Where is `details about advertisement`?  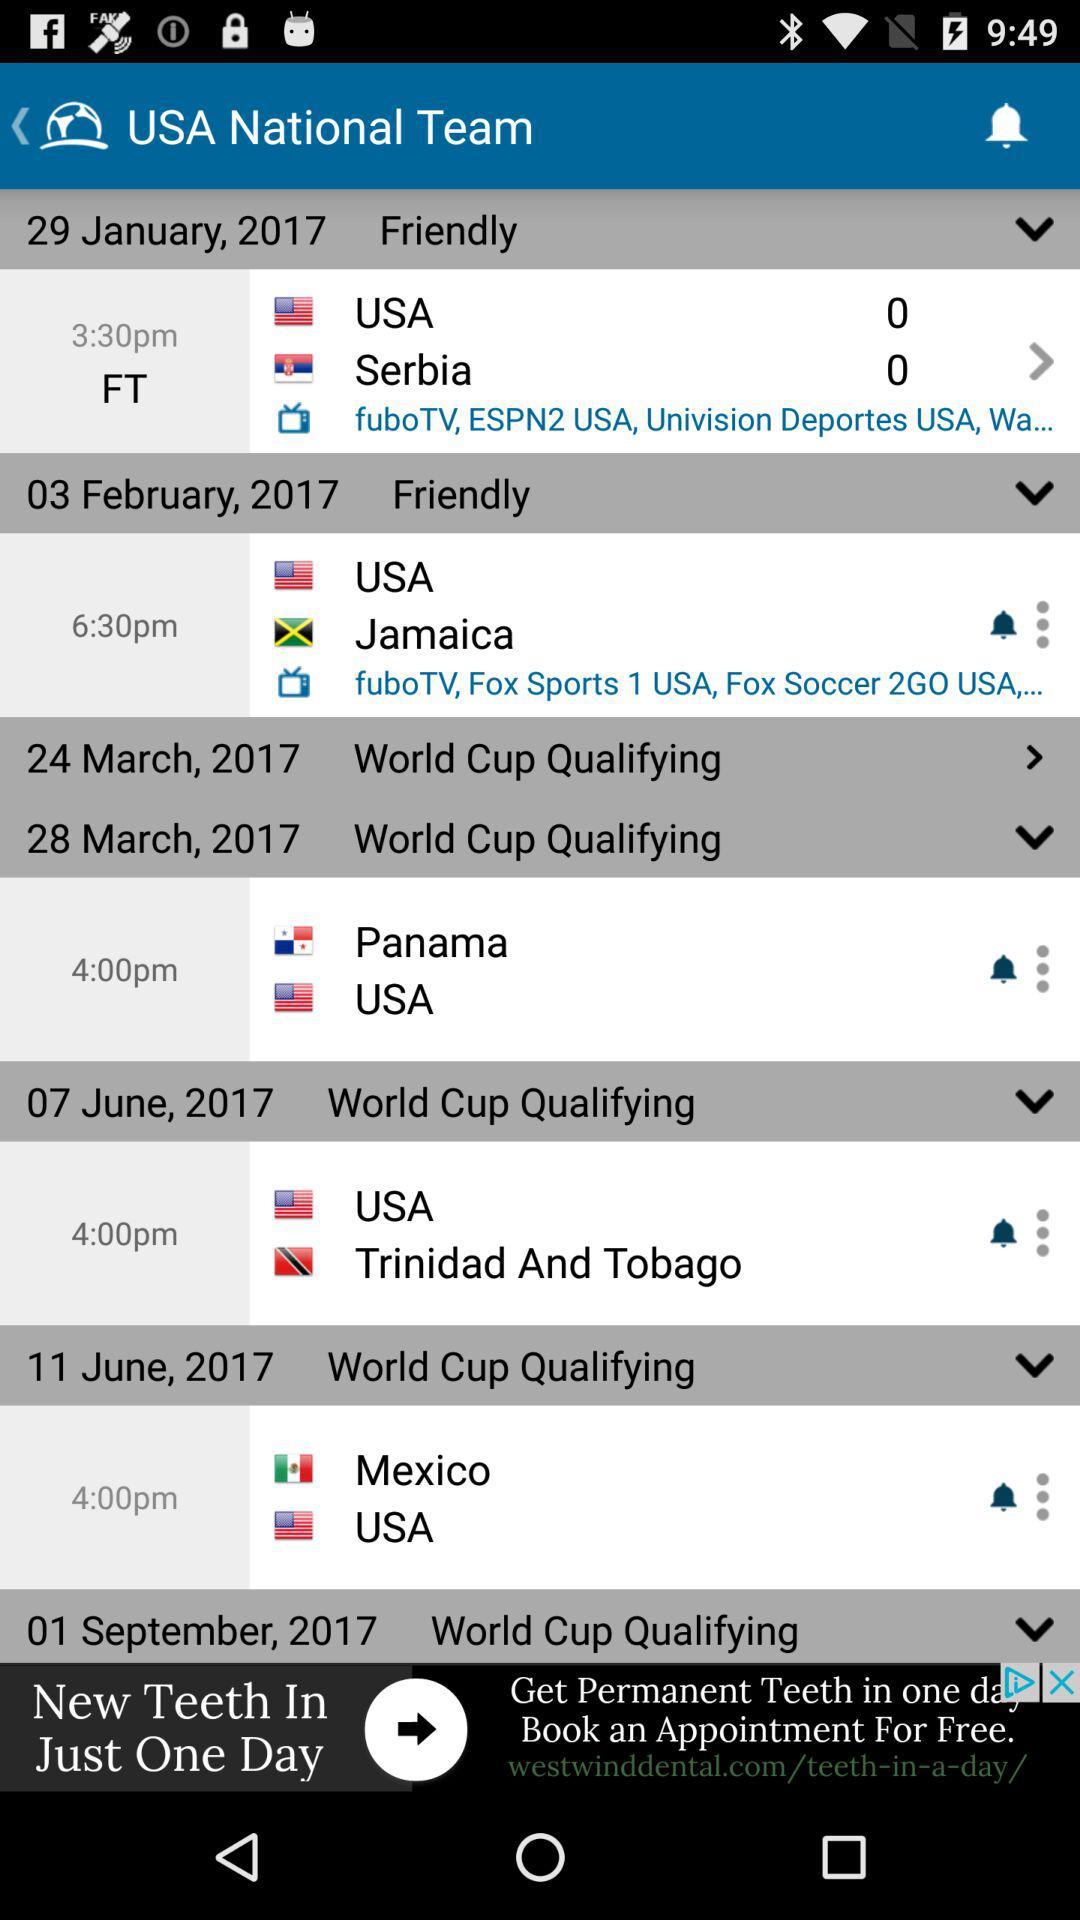
details about advertisement is located at coordinates (540, 1727).